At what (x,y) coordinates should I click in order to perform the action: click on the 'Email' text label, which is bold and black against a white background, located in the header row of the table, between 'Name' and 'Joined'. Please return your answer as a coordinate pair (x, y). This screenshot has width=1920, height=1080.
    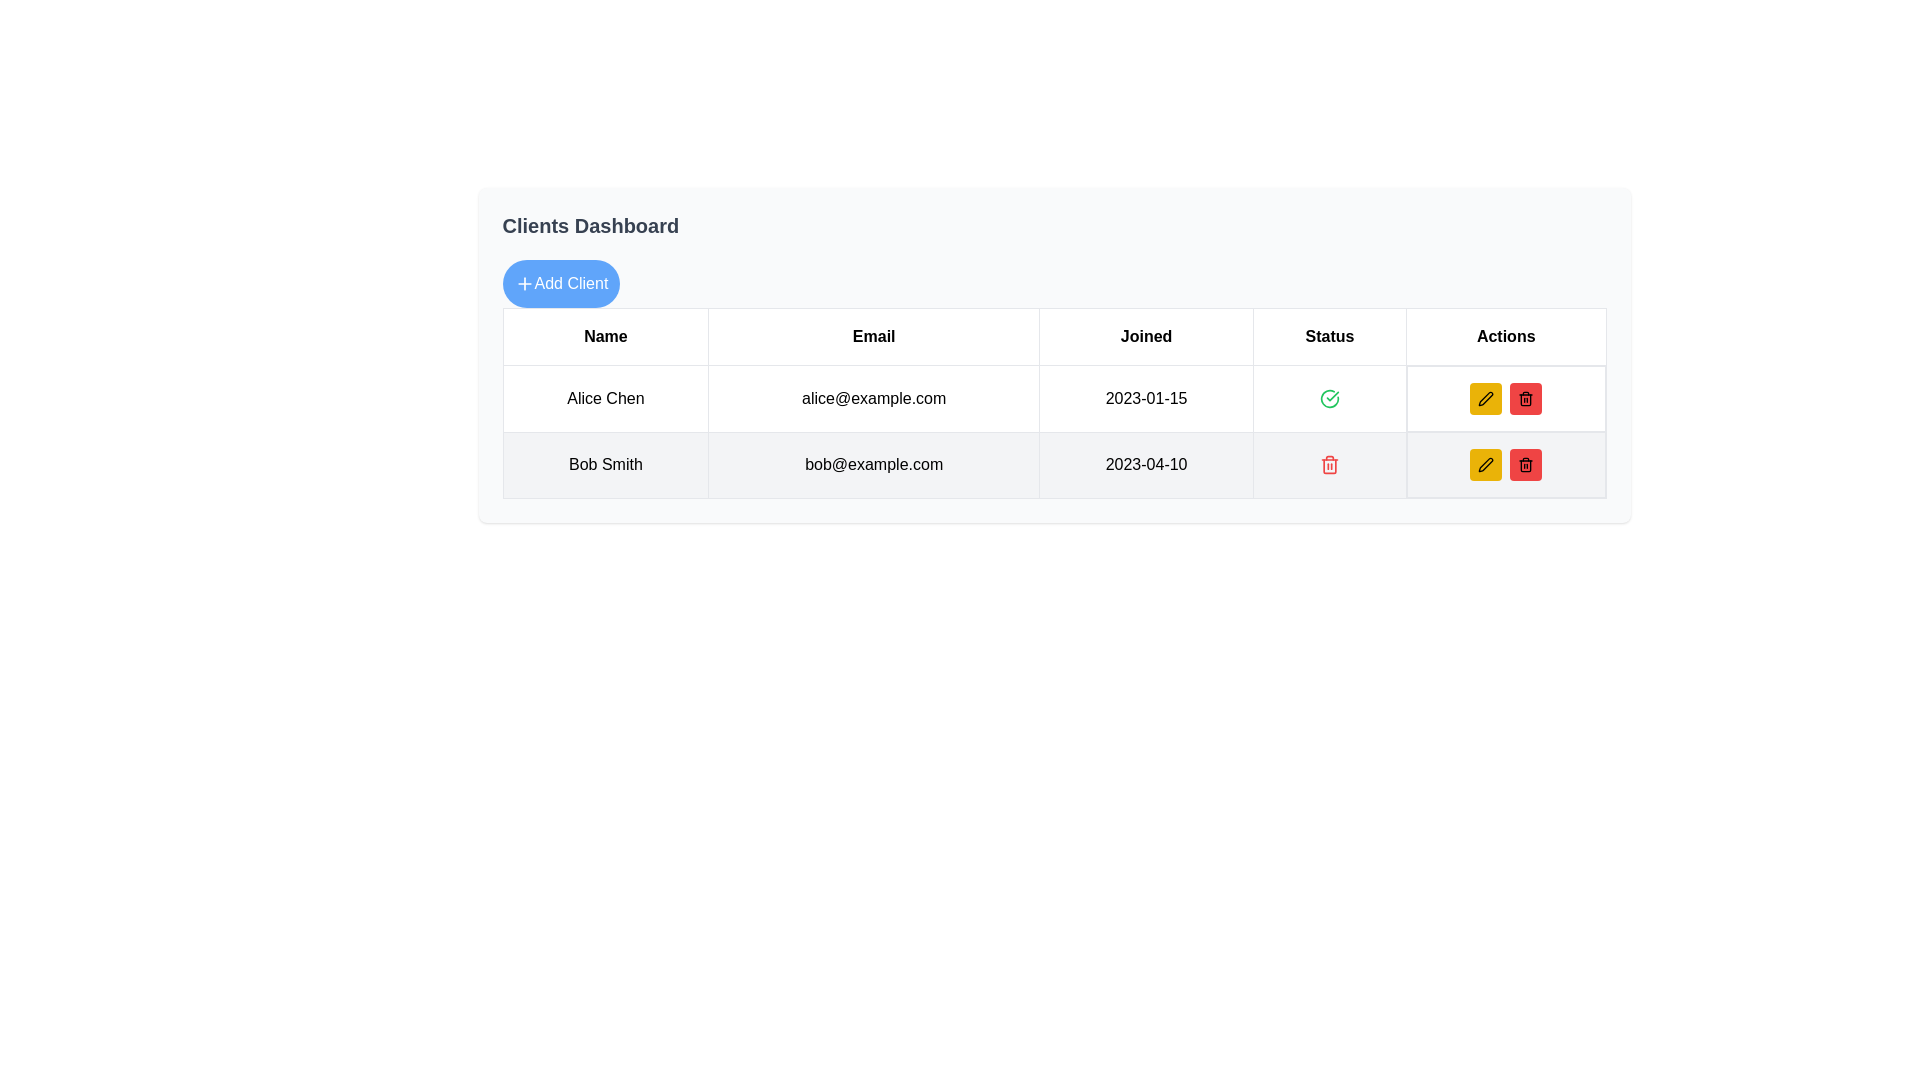
    Looking at the image, I should click on (874, 335).